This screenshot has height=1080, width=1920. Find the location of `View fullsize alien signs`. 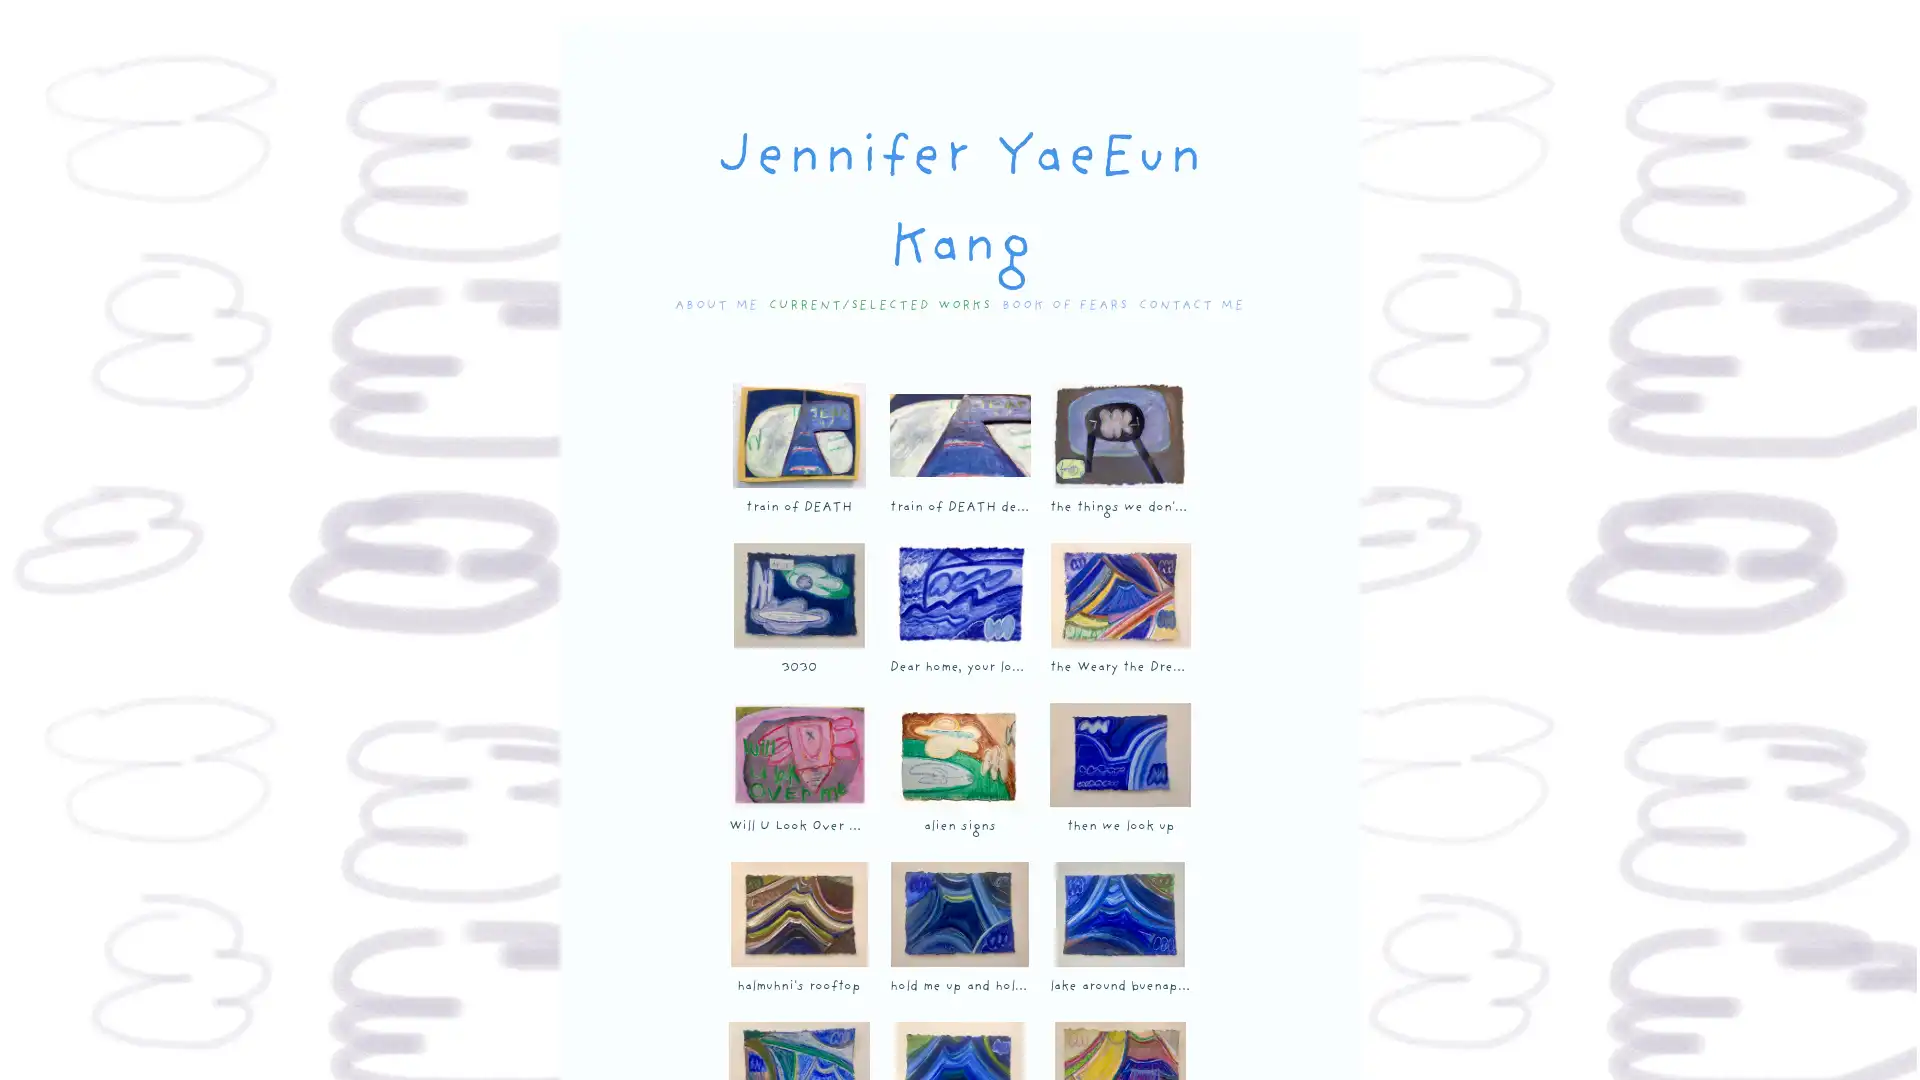

View fullsize alien signs is located at coordinates (958, 755).